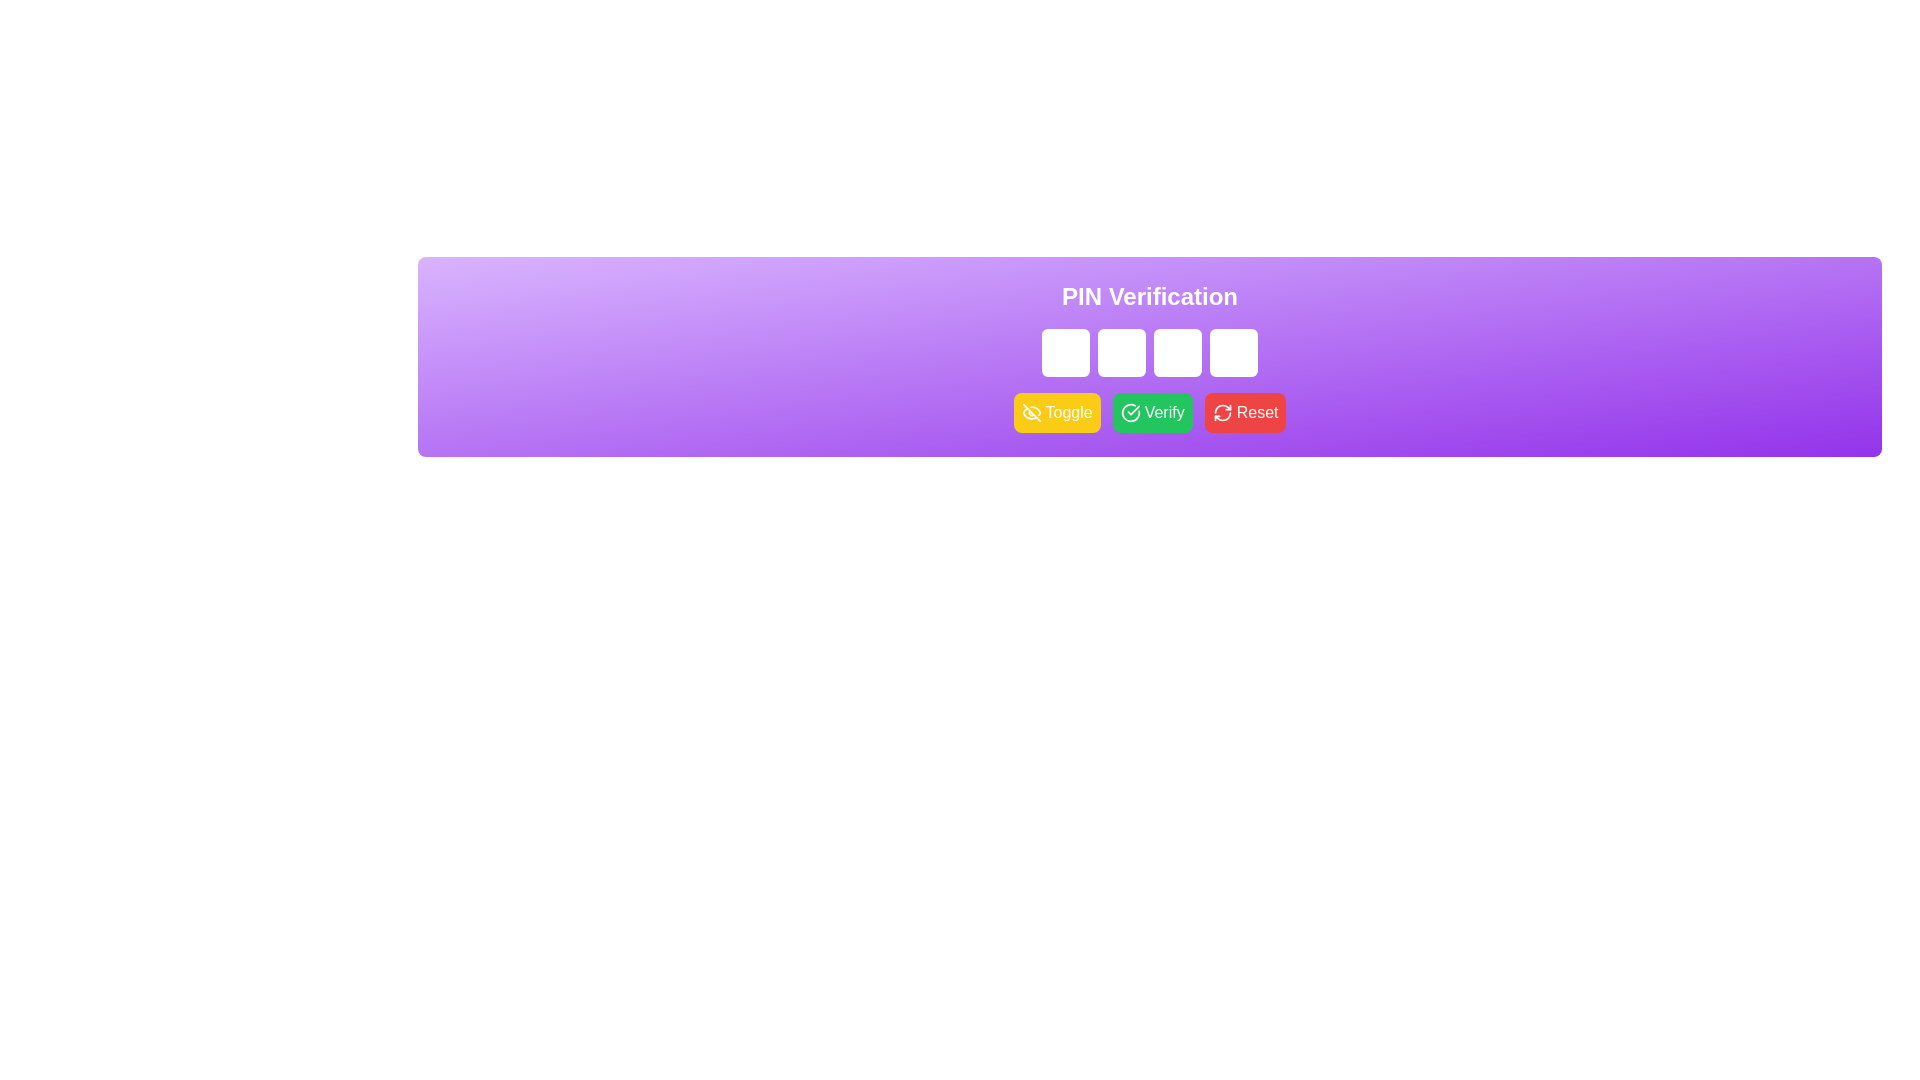  Describe the element at coordinates (1150, 352) in the screenshot. I see `the group of four rounded rectangular input boxes for PIN verification, which are centrally located beneath the 'PIN Verification' text` at that location.